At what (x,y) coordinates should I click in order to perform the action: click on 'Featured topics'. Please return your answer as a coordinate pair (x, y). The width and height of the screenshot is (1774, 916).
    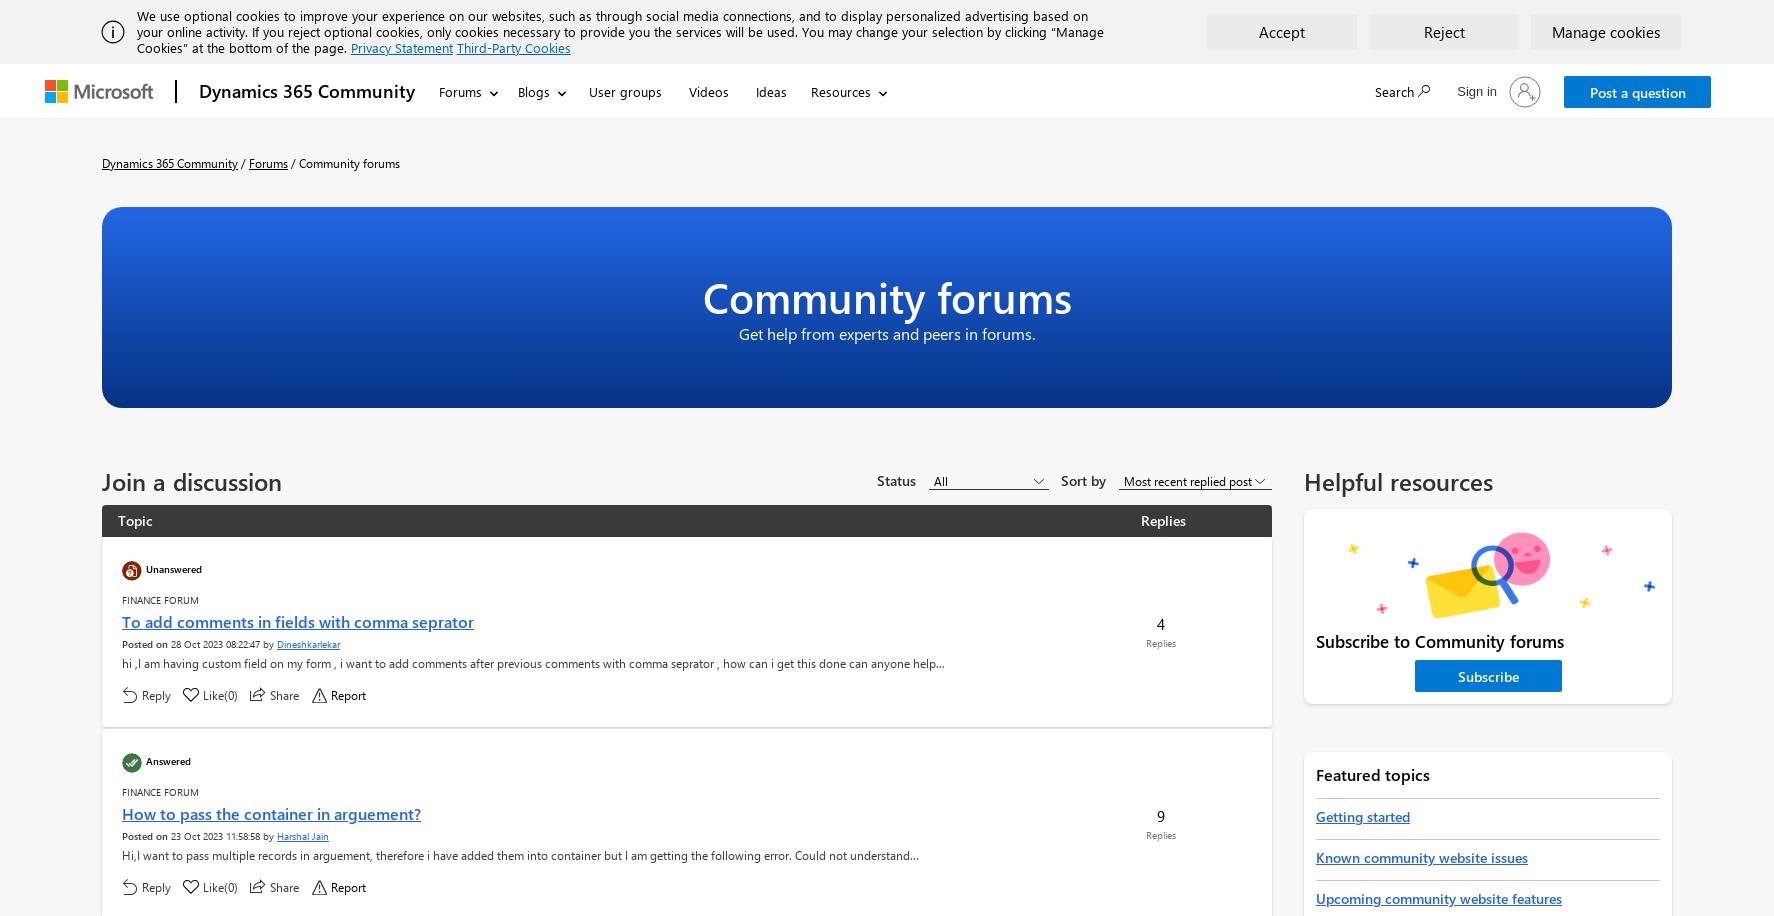
    Looking at the image, I should click on (1373, 773).